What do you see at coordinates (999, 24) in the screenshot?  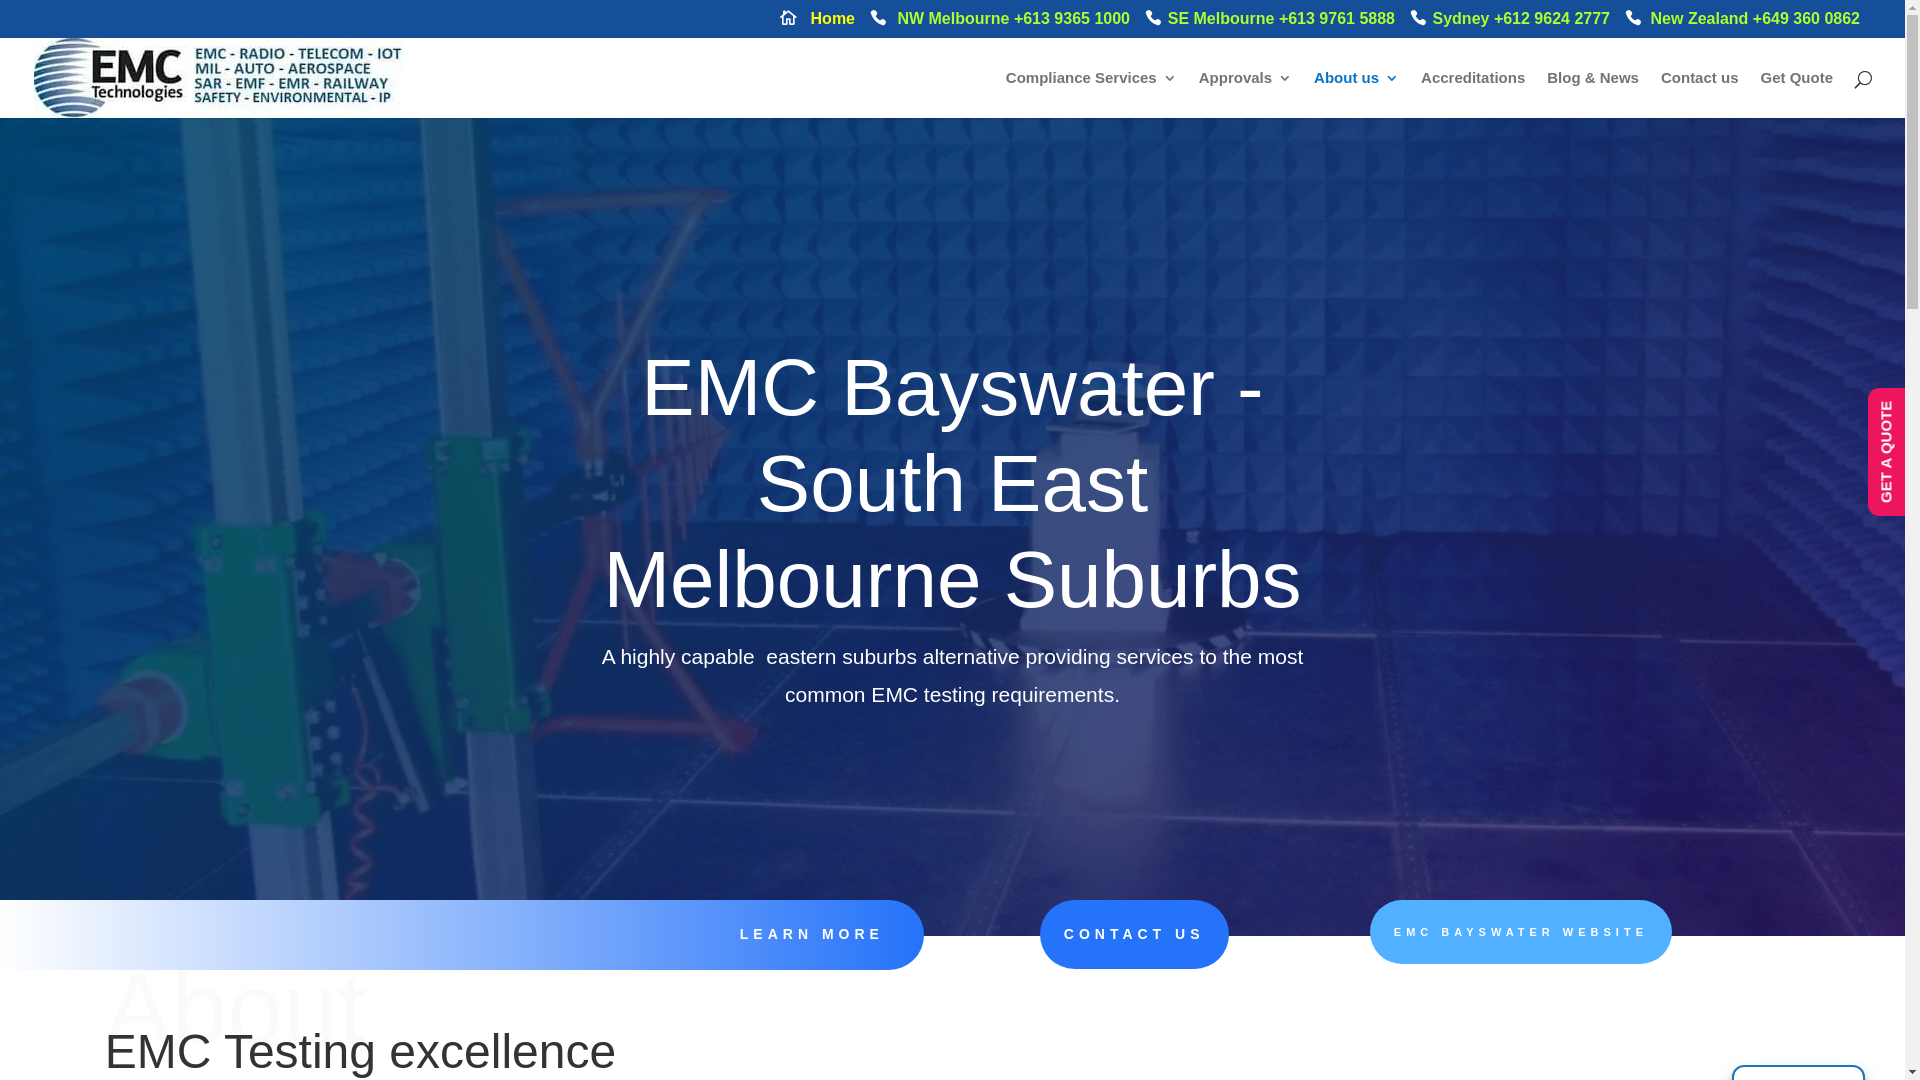 I see `'NW Melbourne +613 9365 1000'` at bounding box center [999, 24].